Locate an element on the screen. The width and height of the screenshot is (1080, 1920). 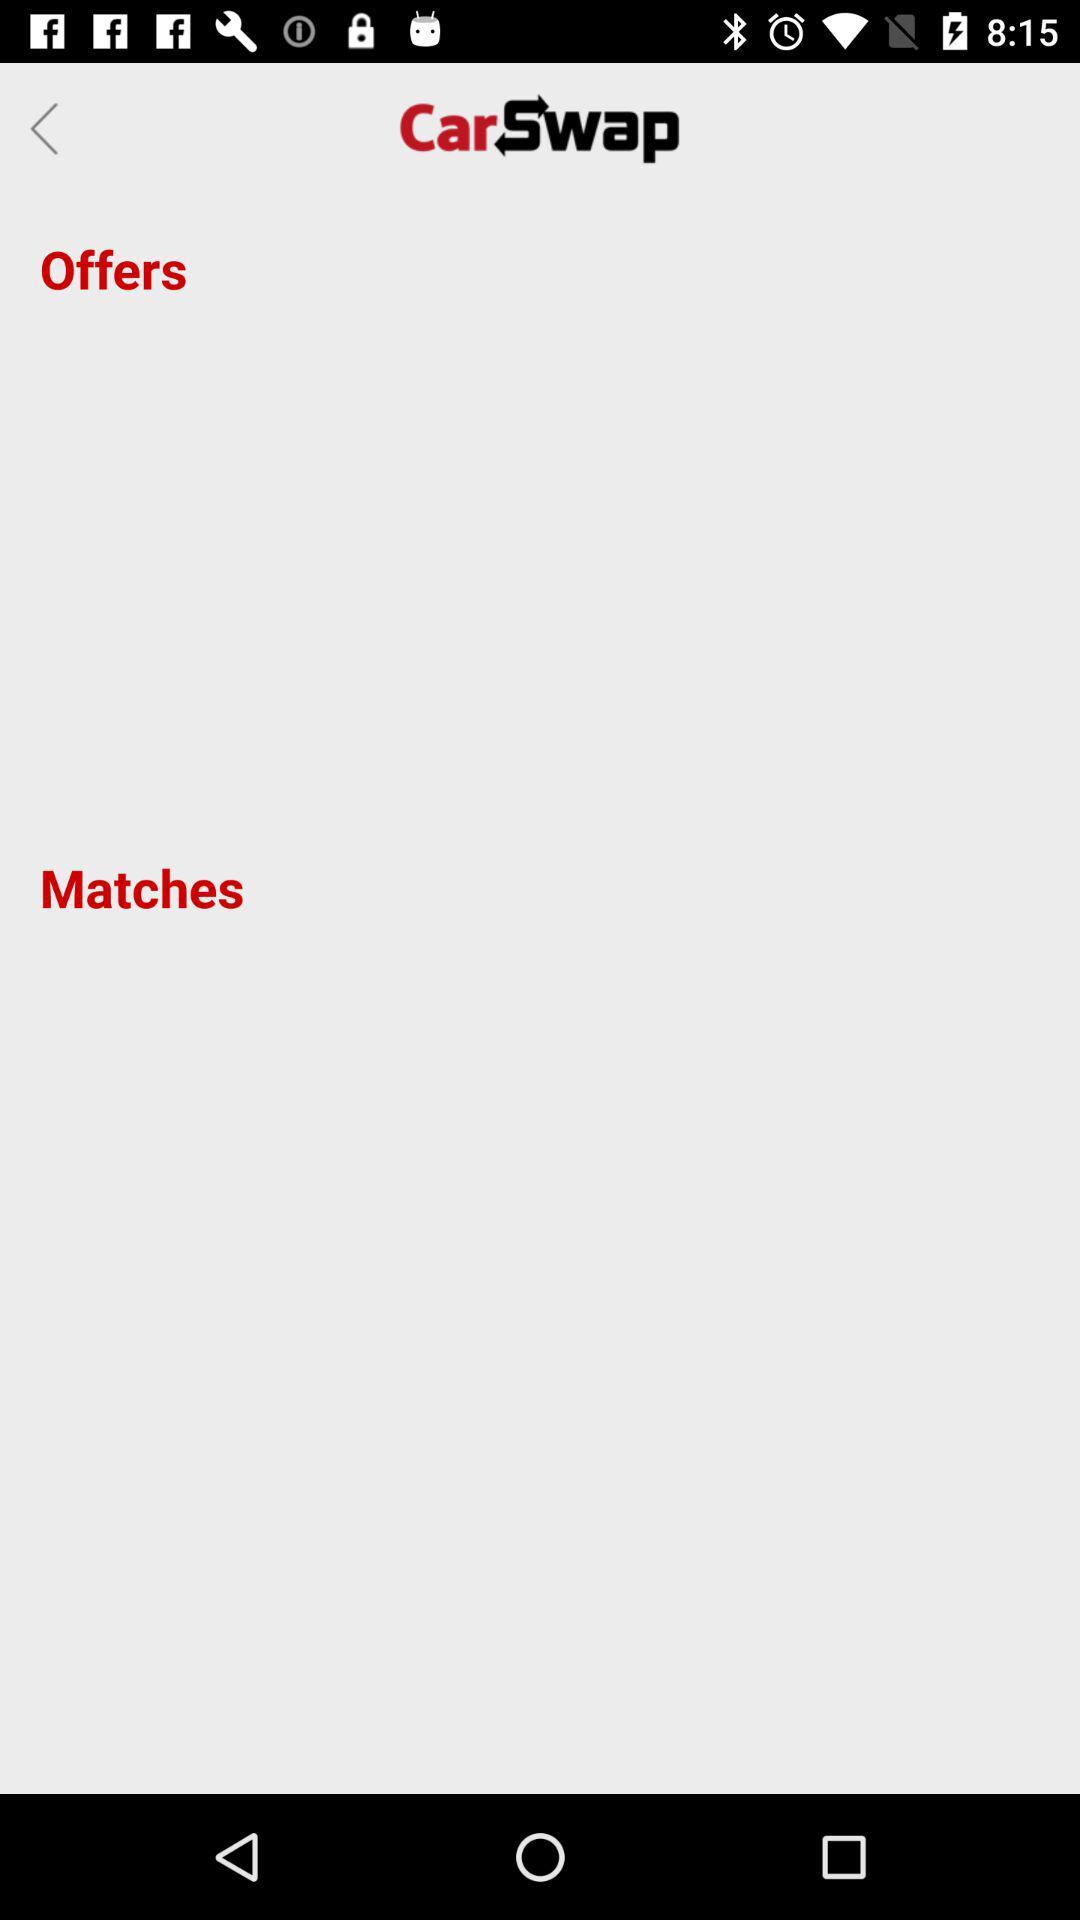
app above offers item is located at coordinates (49, 127).